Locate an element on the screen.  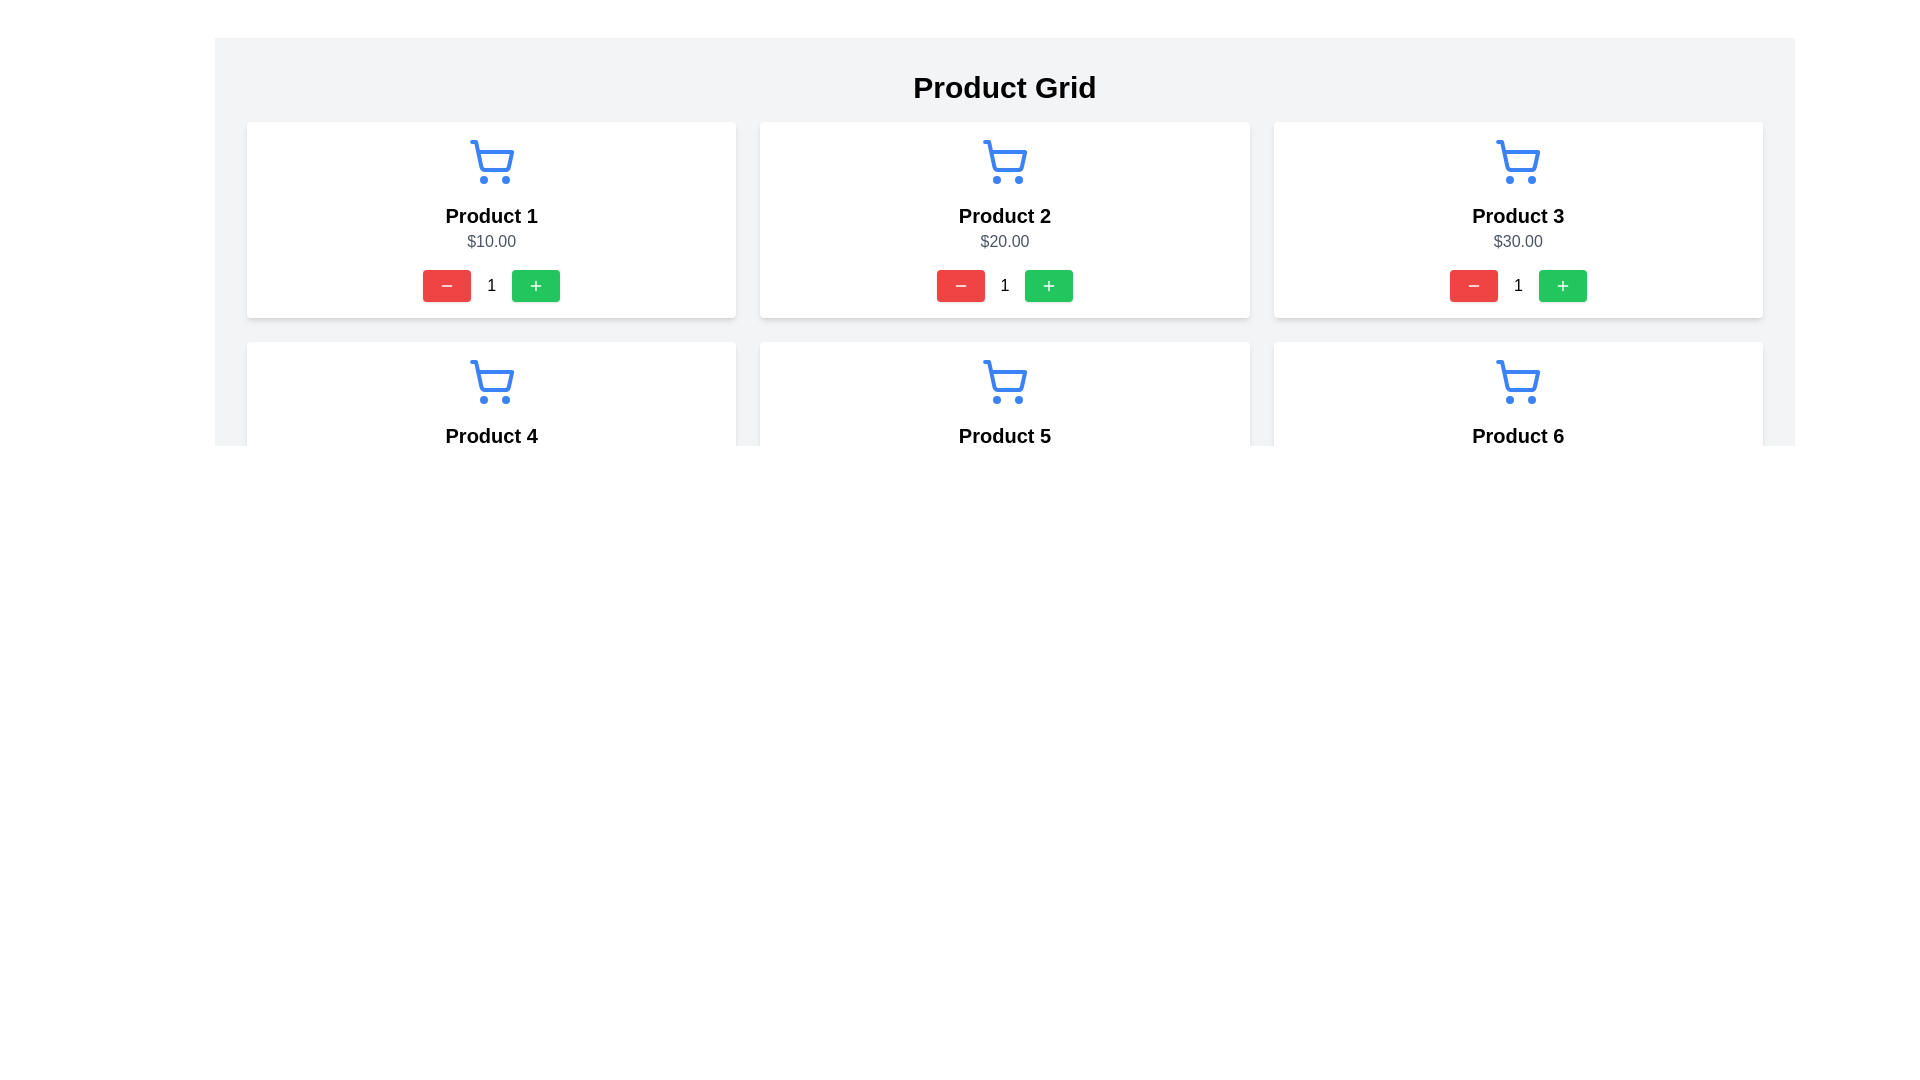
the shopping cart icon located at the top center of the 'Product 4' card in the second row of the grid layout is located at coordinates (491, 376).